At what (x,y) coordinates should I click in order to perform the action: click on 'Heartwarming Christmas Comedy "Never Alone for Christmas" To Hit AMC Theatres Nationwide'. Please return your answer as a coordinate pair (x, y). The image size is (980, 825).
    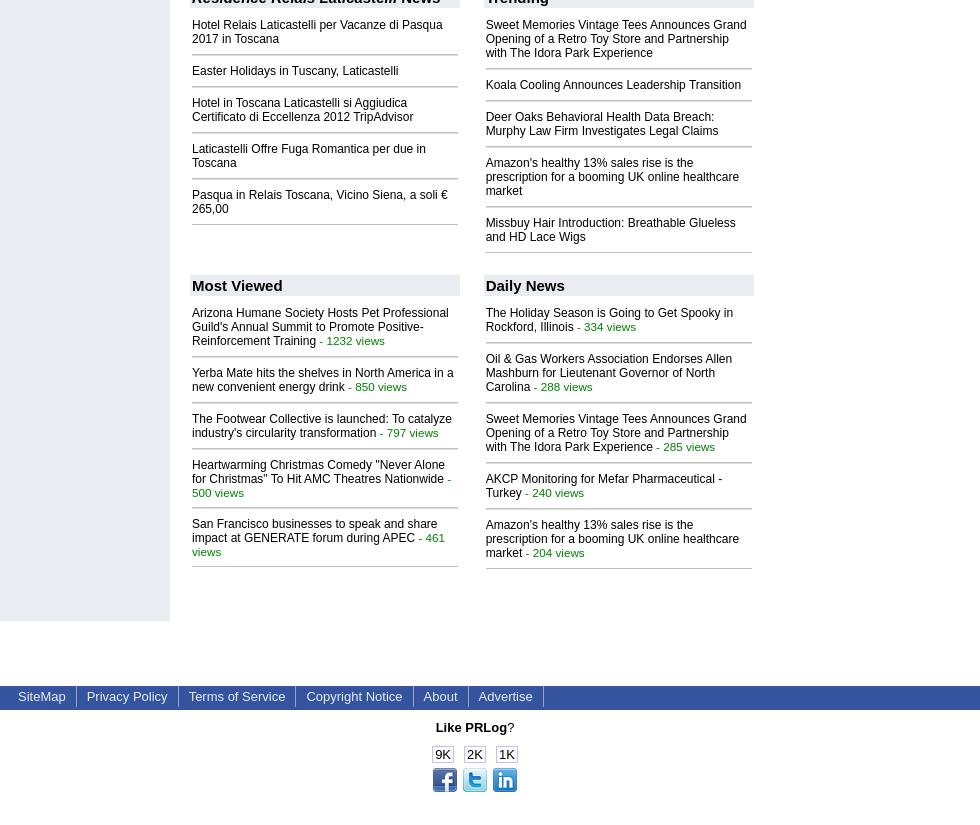
    Looking at the image, I should click on (318, 470).